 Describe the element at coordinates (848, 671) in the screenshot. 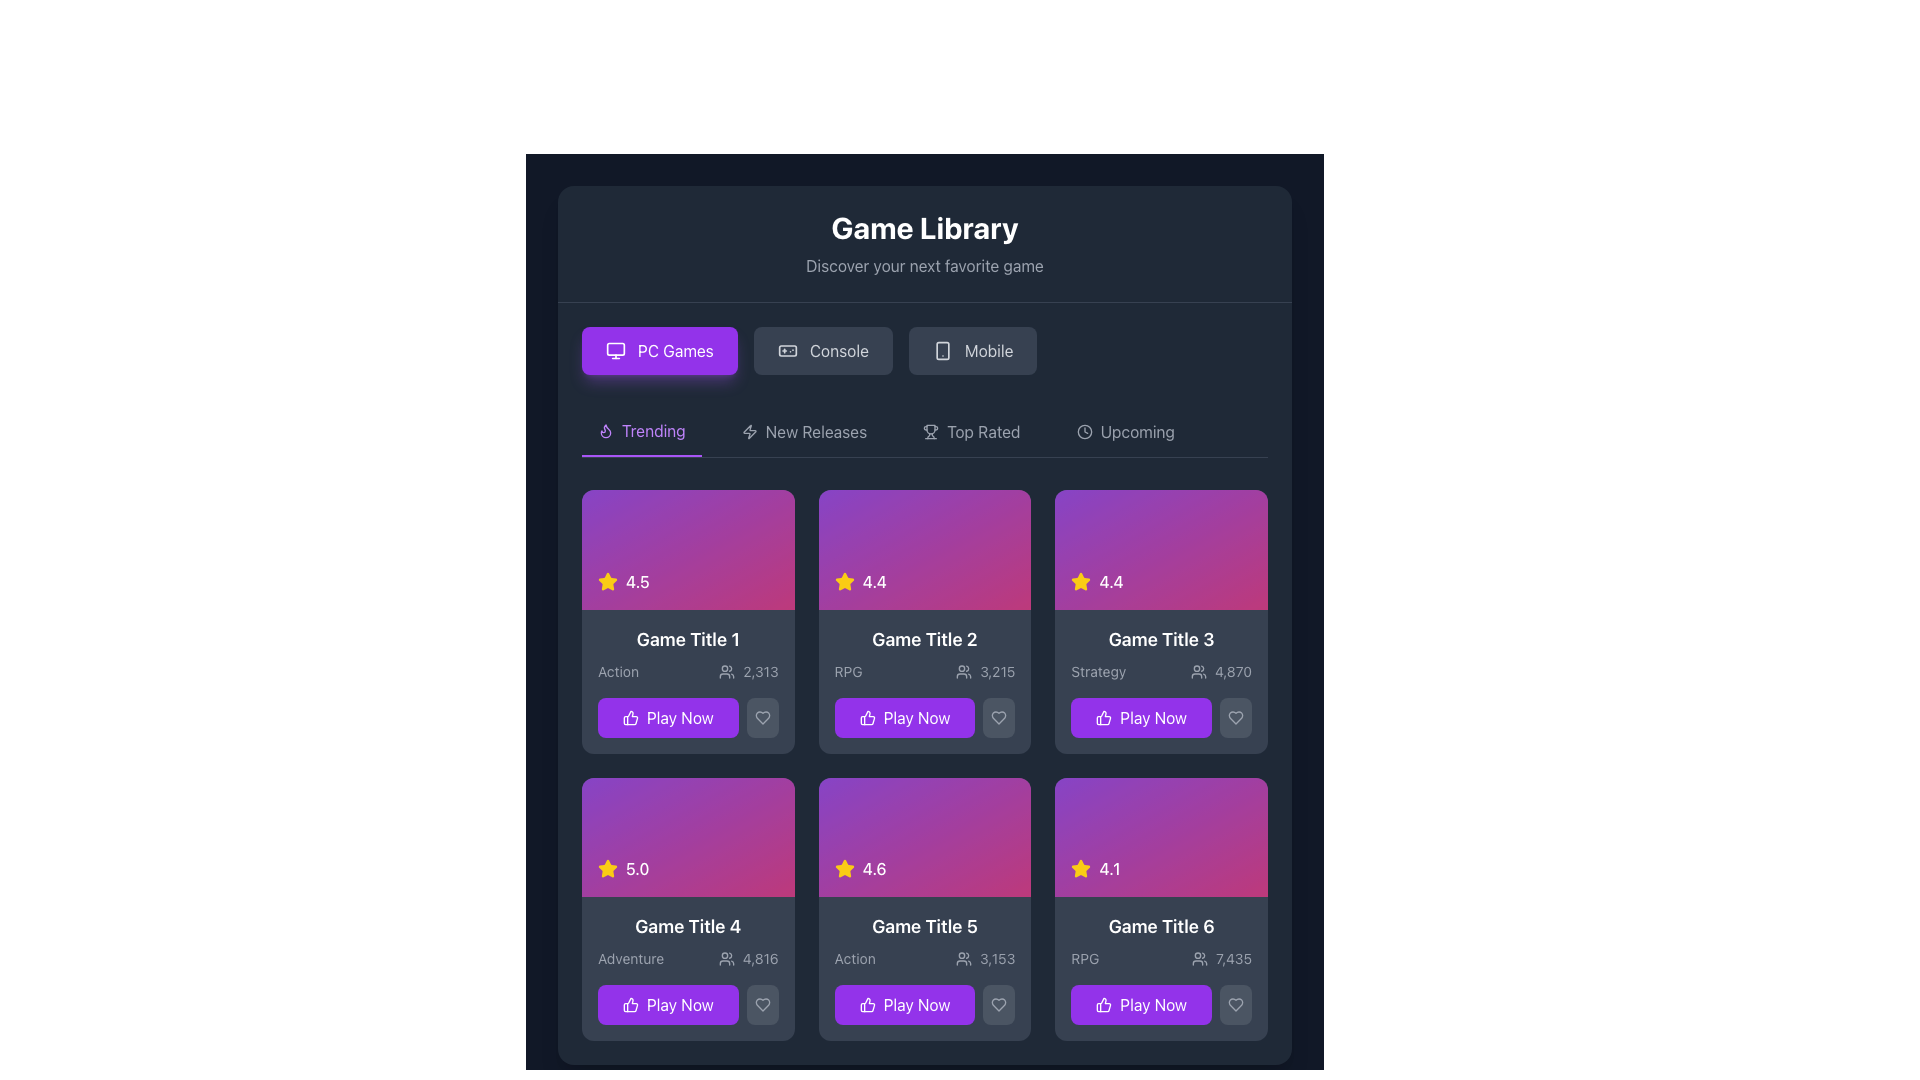

I see `the text label 'RPG' styled in light-gray font located at the bottom left of the second game card under the 'Trending' filter` at that location.